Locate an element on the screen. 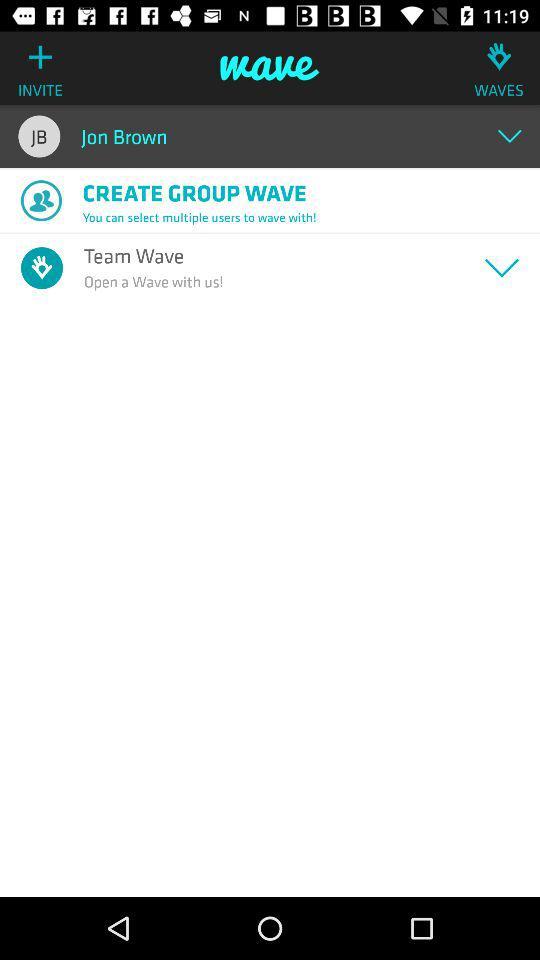 This screenshot has width=540, height=960. icon next to invite item is located at coordinates (270, 68).